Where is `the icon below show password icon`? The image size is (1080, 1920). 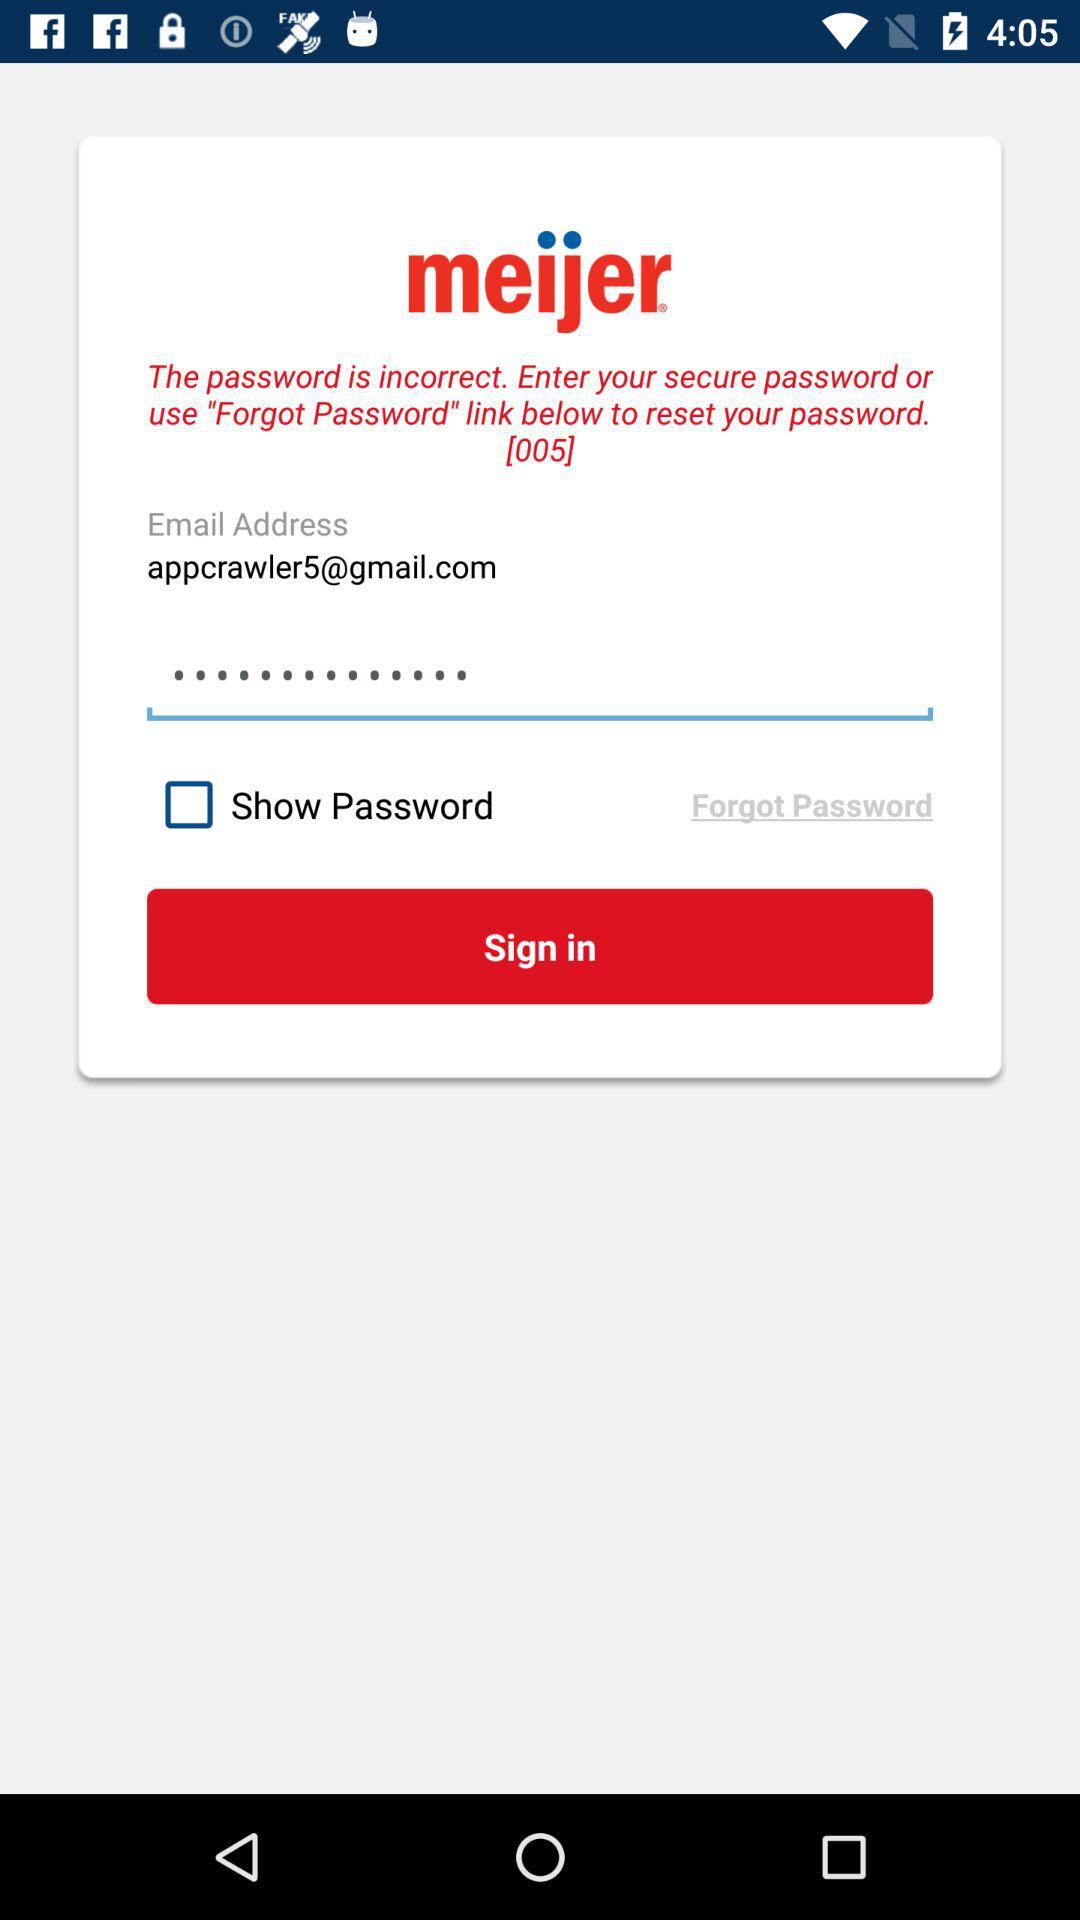
the icon below show password icon is located at coordinates (540, 945).